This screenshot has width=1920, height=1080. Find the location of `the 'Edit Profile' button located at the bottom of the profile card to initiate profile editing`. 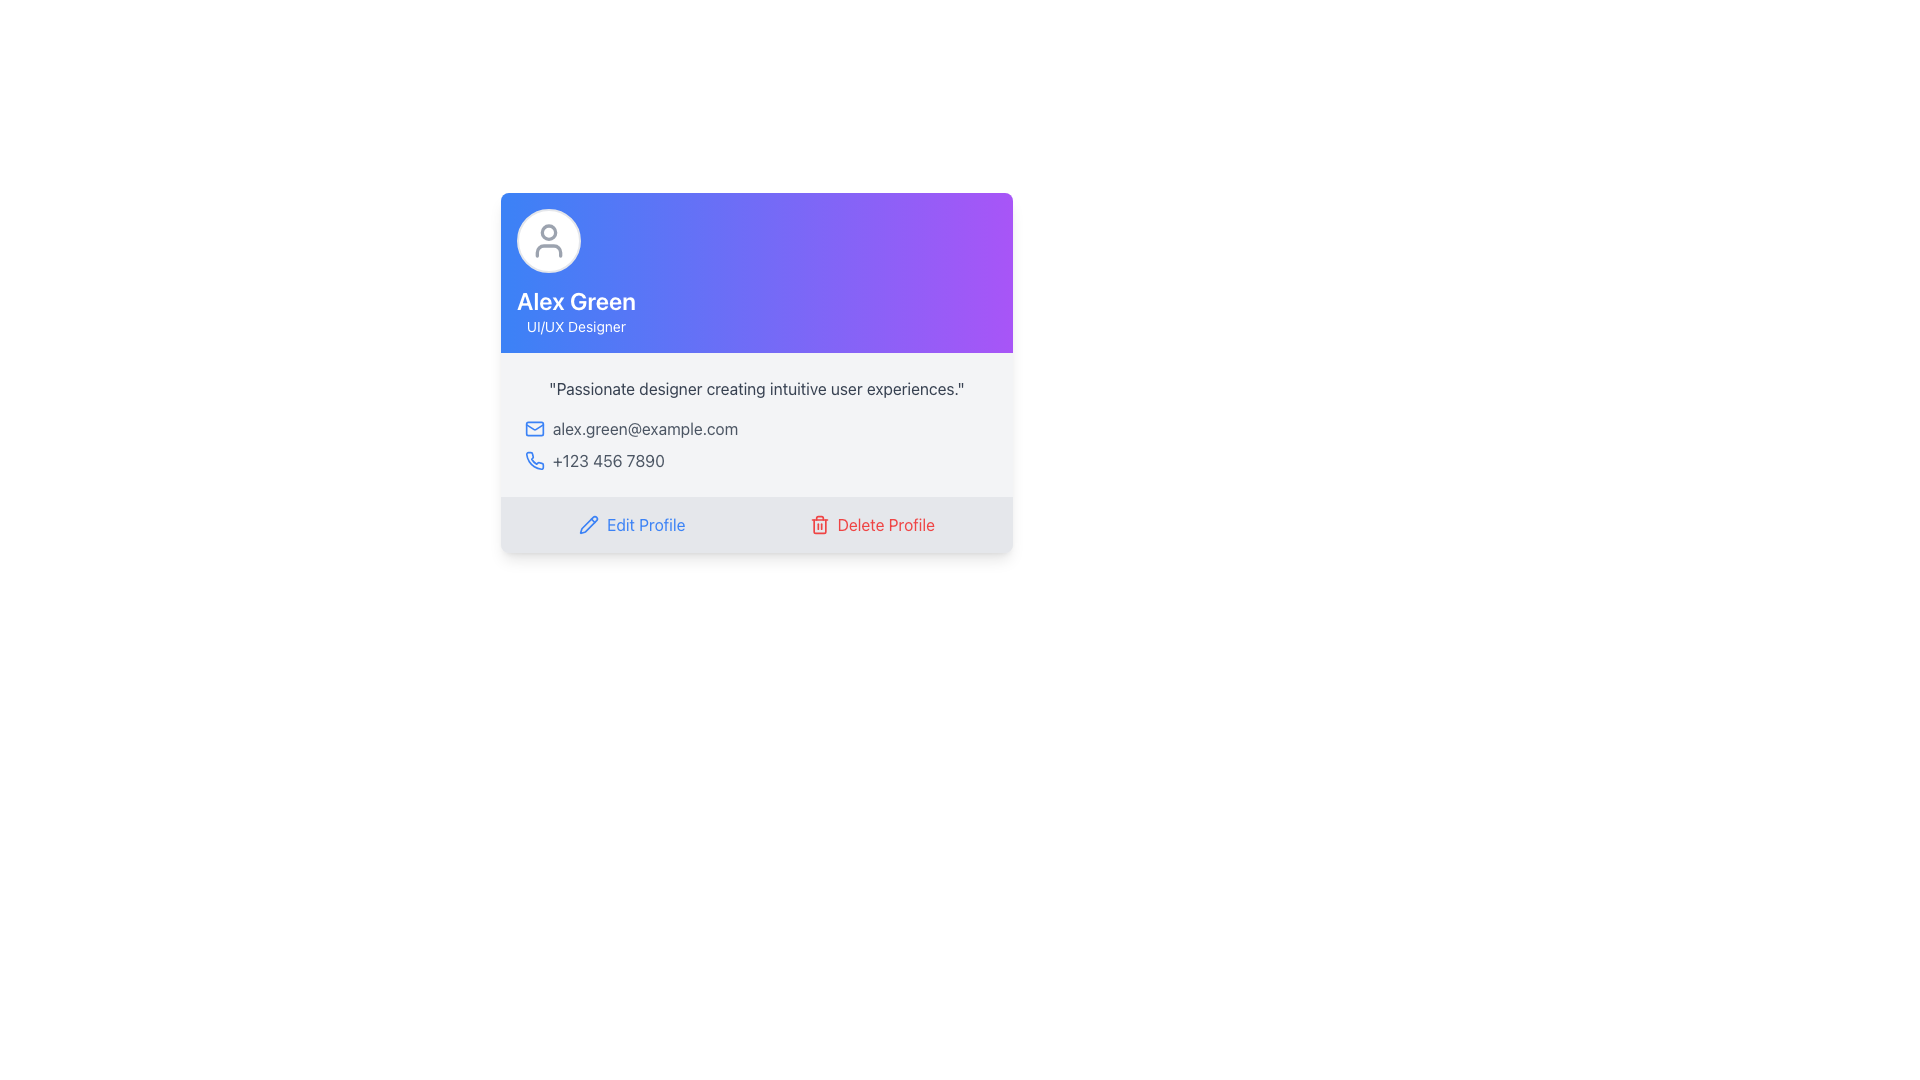

the 'Edit Profile' button located at the bottom of the profile card to initiate profile editing is located at coordinates (631, 523).